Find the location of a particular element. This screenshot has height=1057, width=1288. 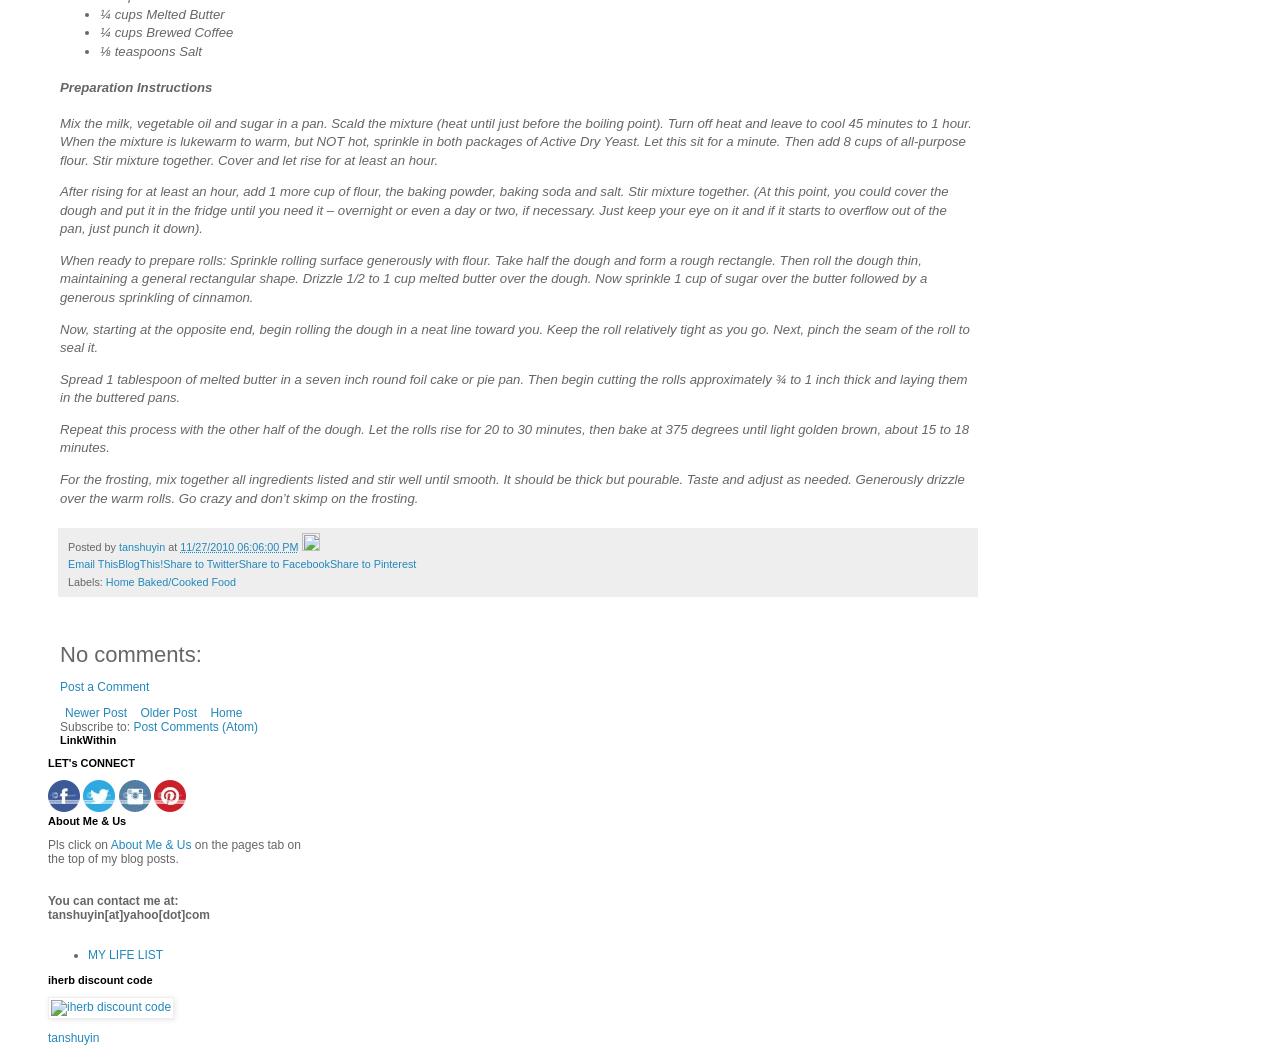

'Home' is located at coordinates (226, 710).